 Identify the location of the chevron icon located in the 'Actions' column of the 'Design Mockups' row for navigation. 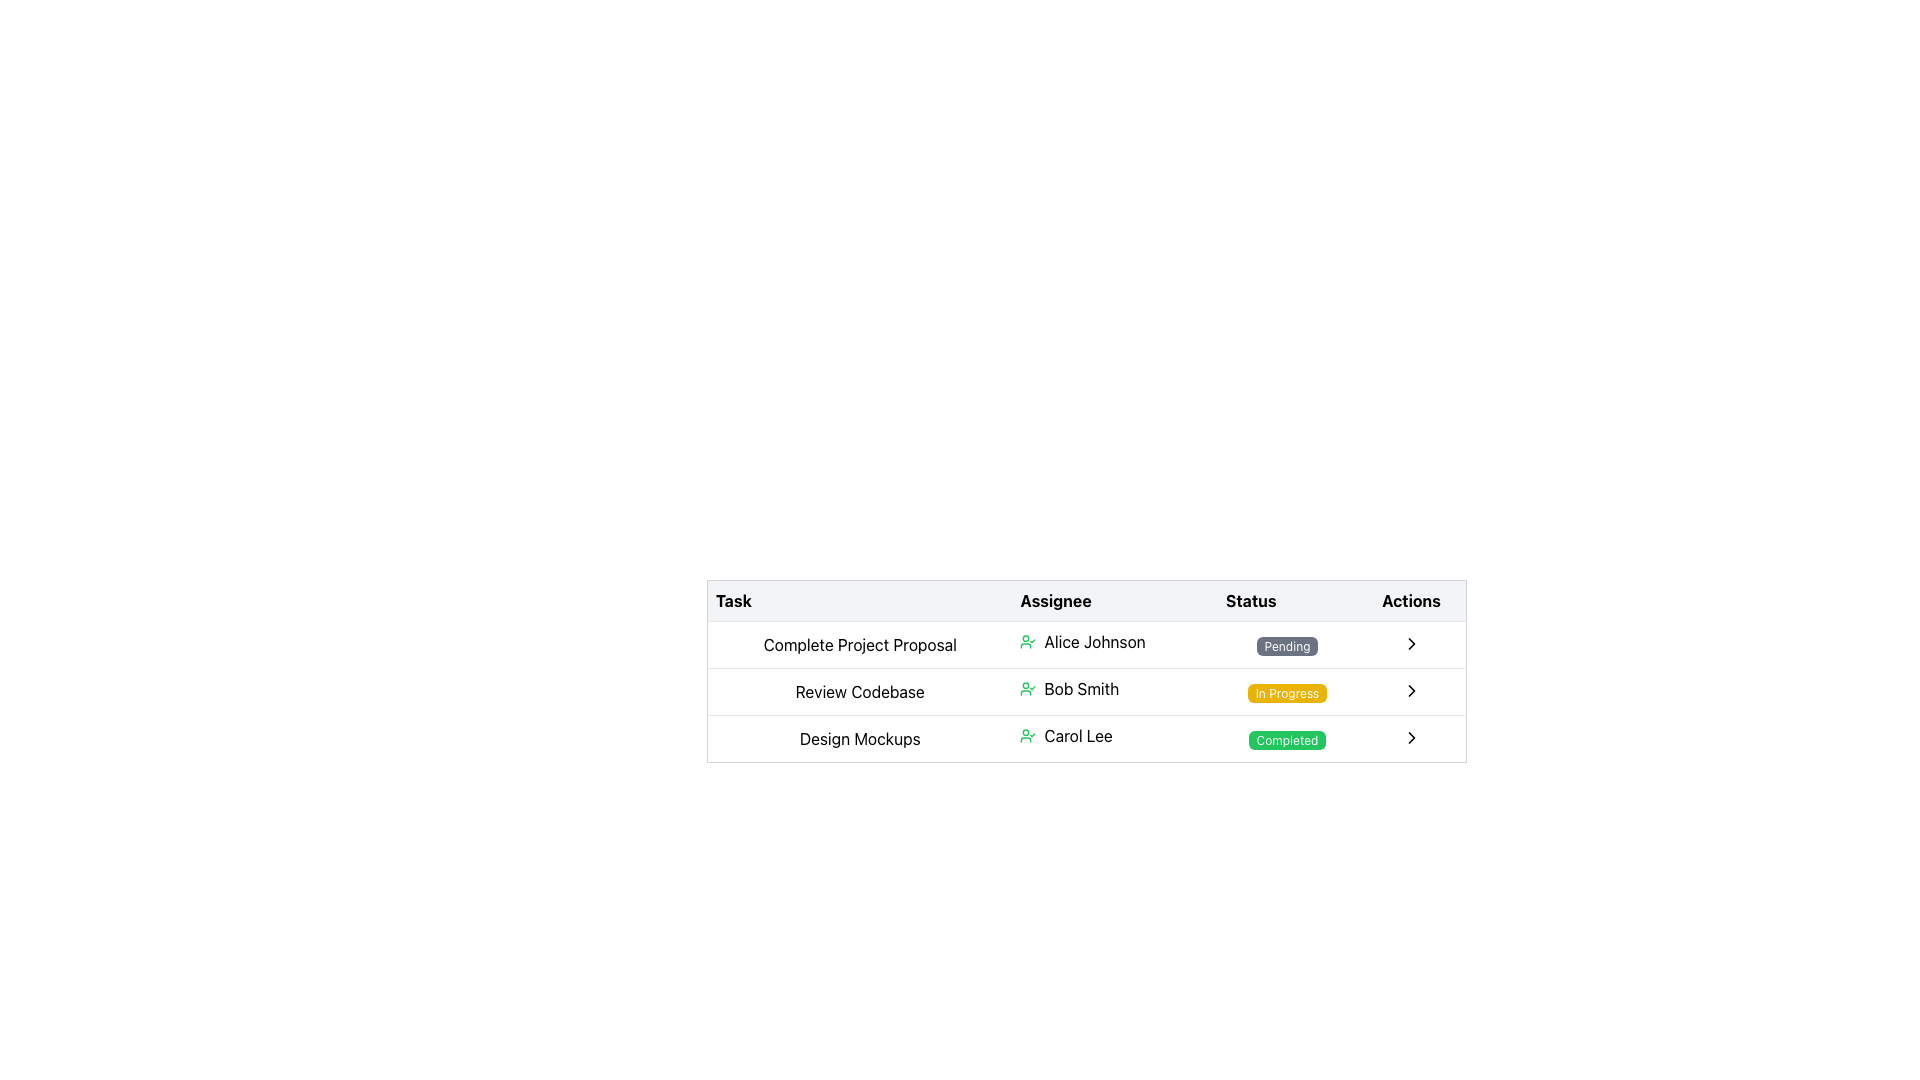
(1410, 739).